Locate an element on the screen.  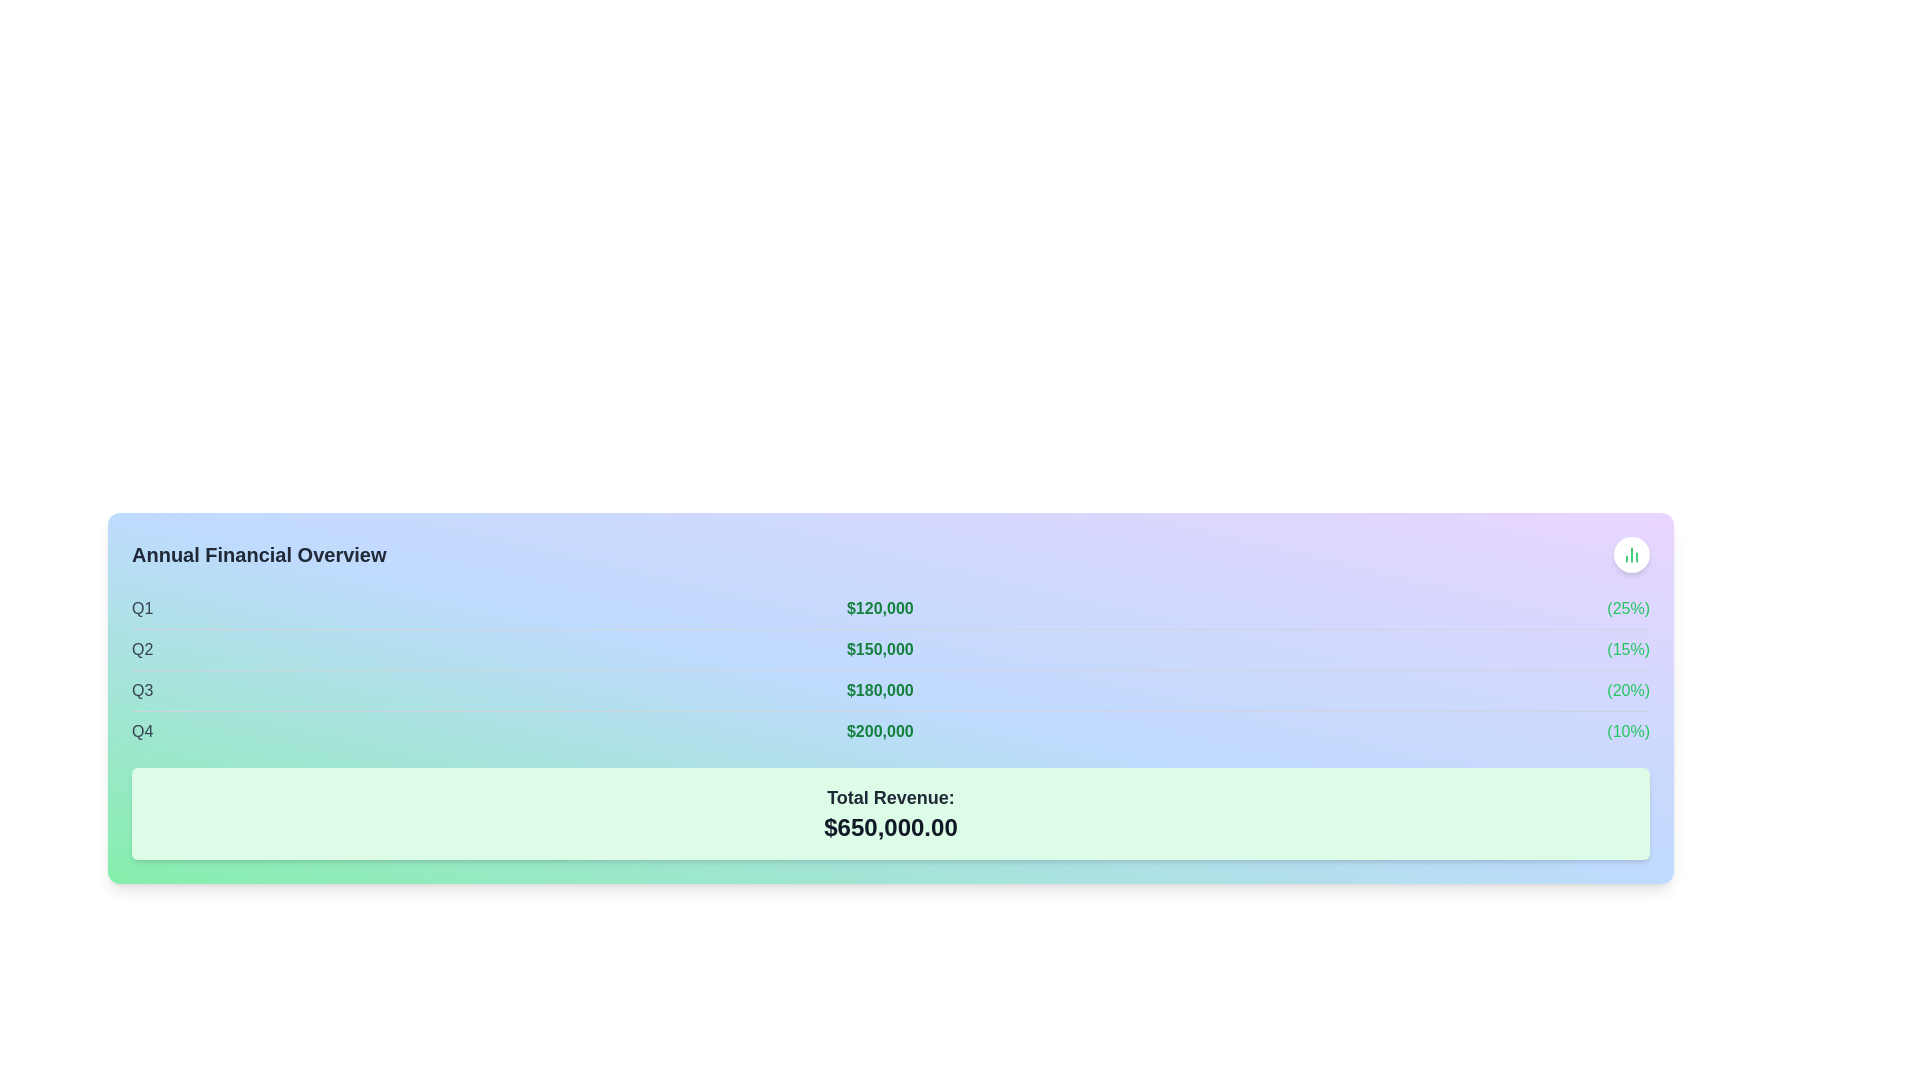
text label displaying the value '$180,000' in bold green color, located in the third row of the table structure labeled 'Q3' is located at coordinates (880, 689).